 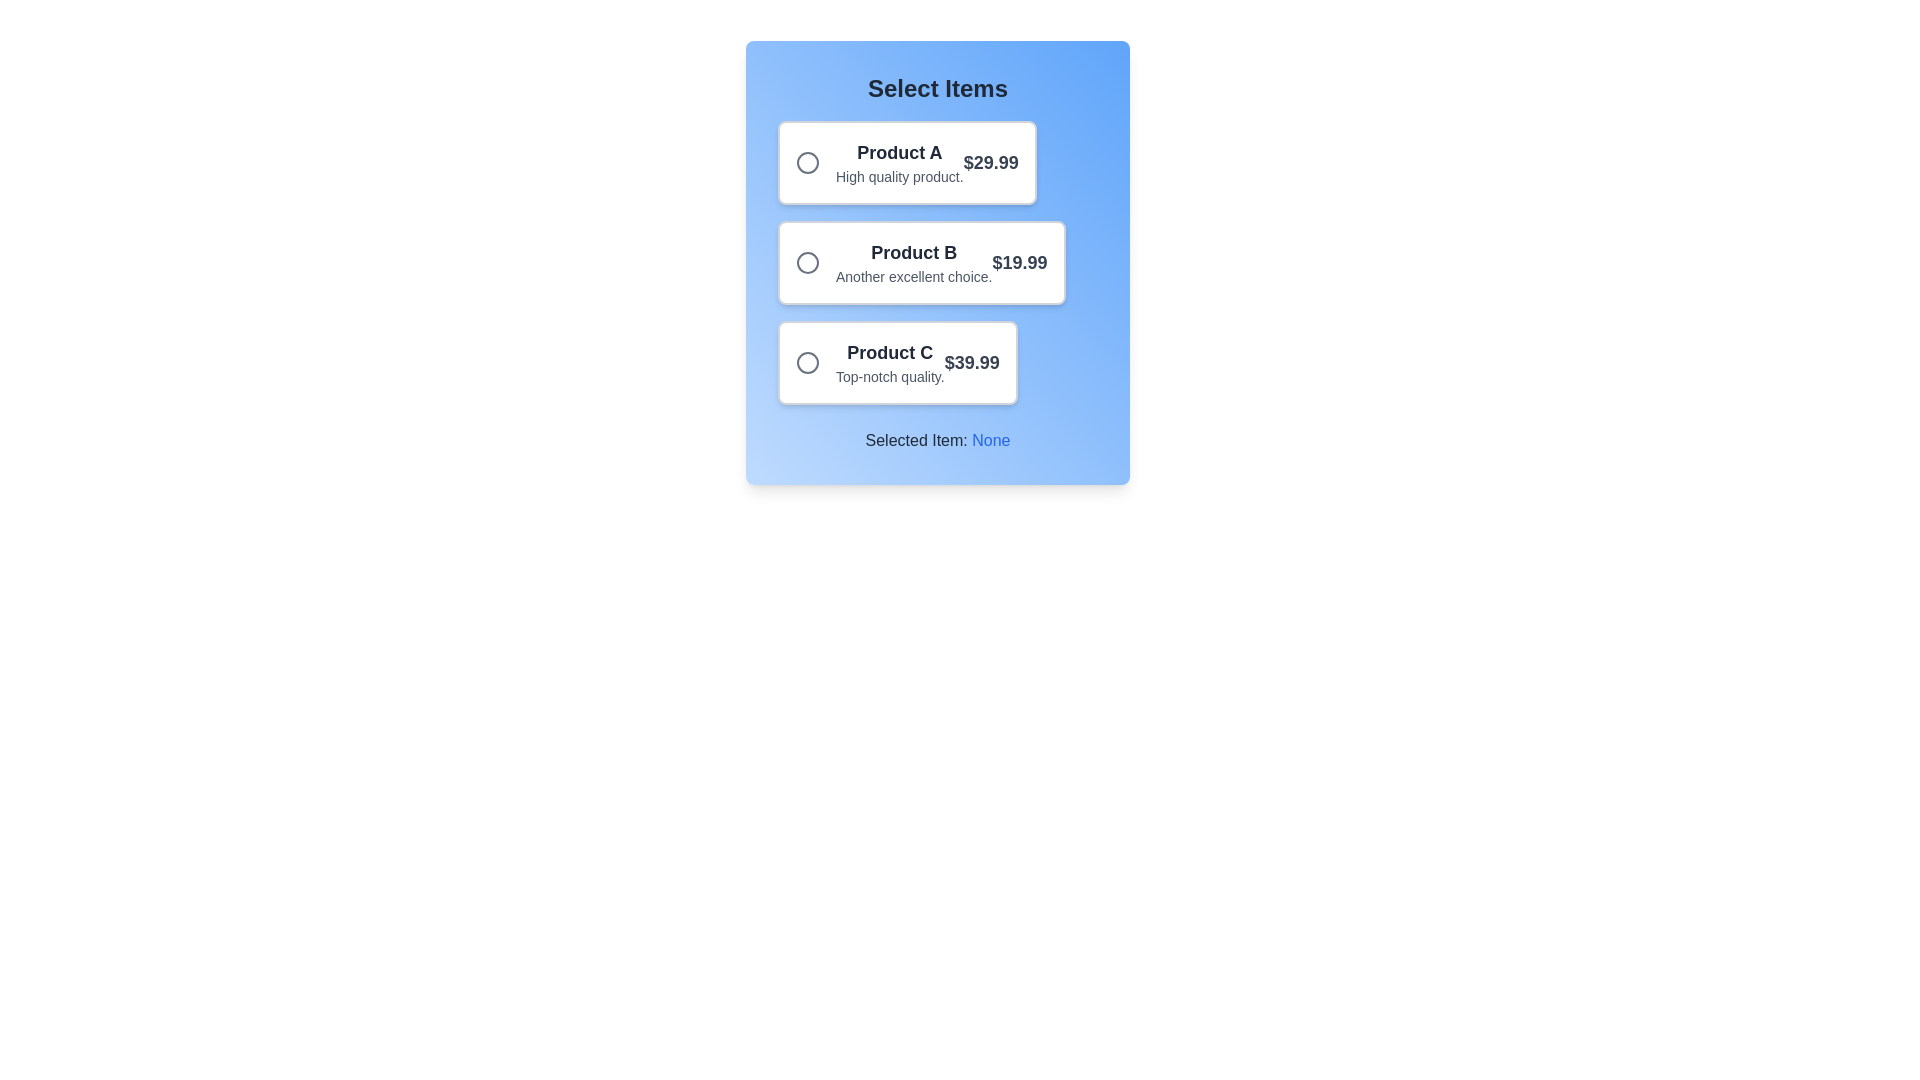 What do you see at coordinates (807, 362) in the screenshot?
I see `the circular radio button for 'Product C', which is styled with a gray outline and has a hollow center` at bounding box center [807, 362].